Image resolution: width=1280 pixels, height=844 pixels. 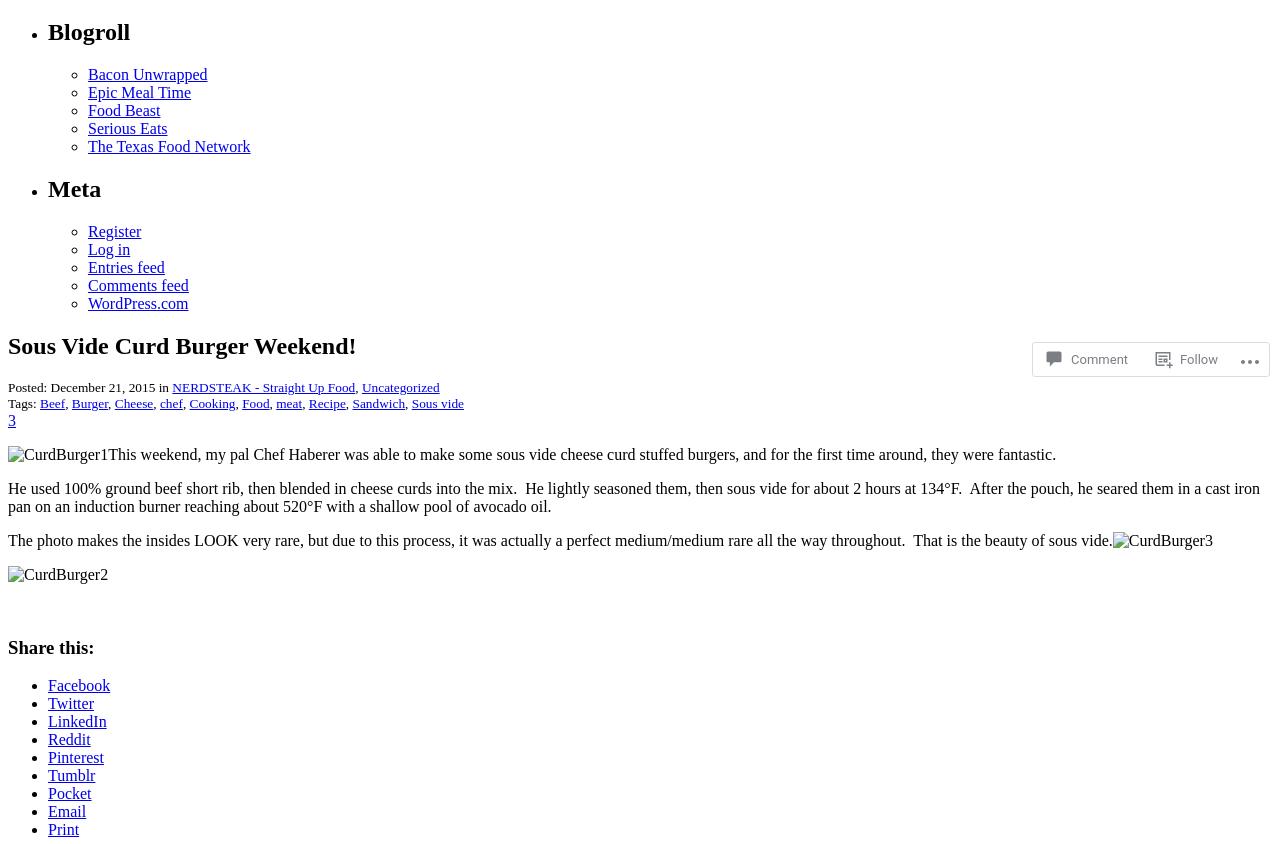 I want to click on 'This weekend, my pal Chef Haberer was able to make some sous vide cheese curd stuffed burgers, and for the first time around, they were fantastic.', so click(x=581, y=453).